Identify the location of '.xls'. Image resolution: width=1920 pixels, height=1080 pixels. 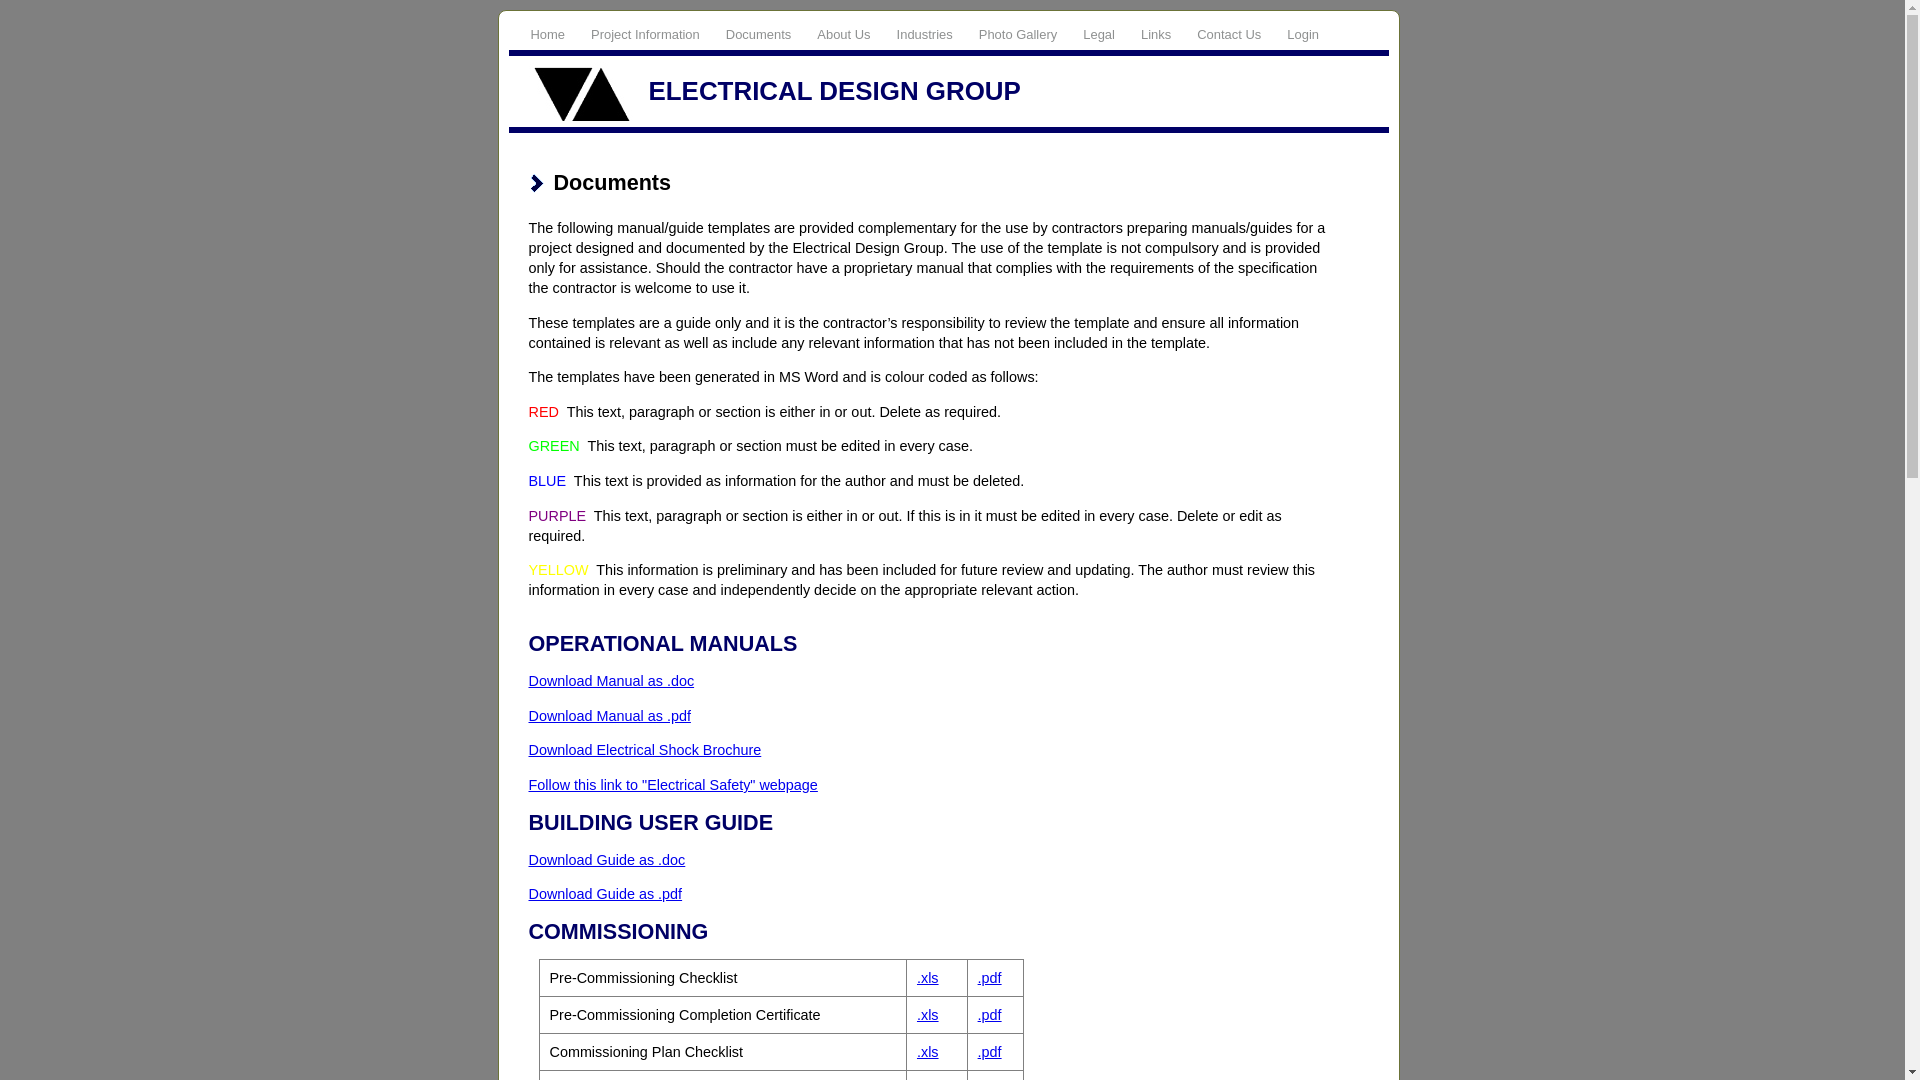
(926, 1014).